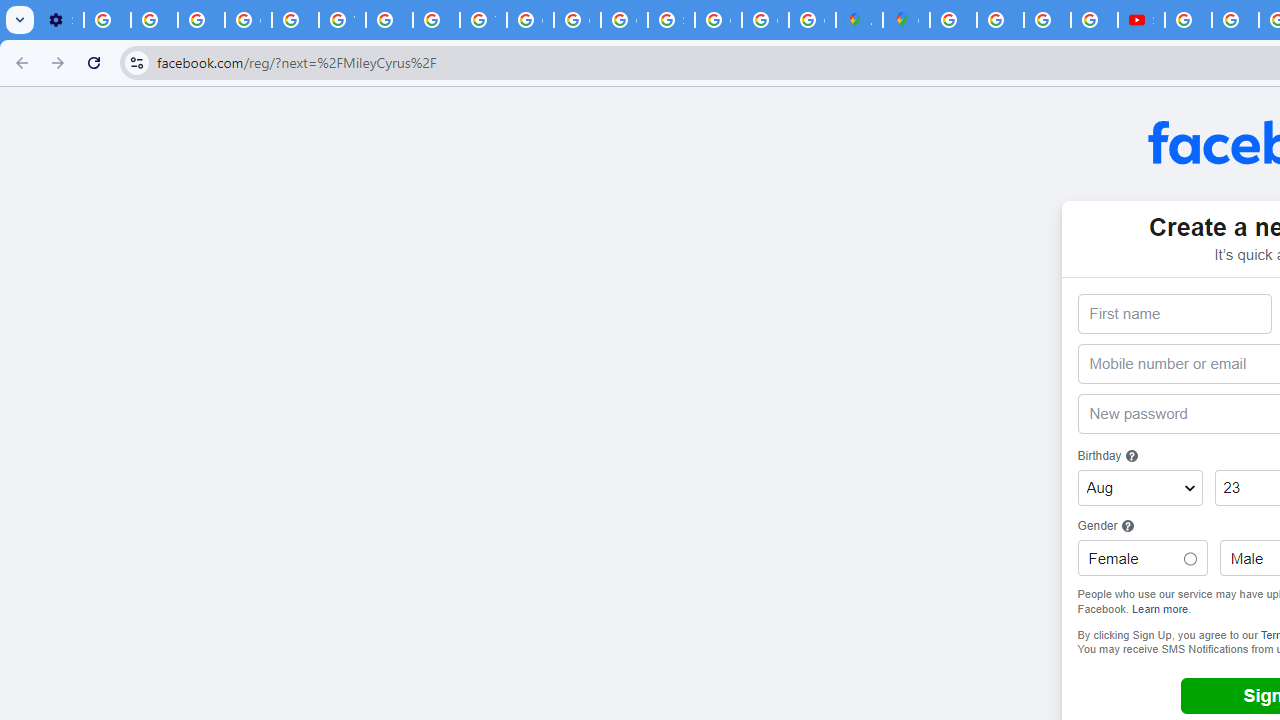  Describe the element at coordinates (1160, 607) in the screenshot. I see `'Learn more'` at that location.